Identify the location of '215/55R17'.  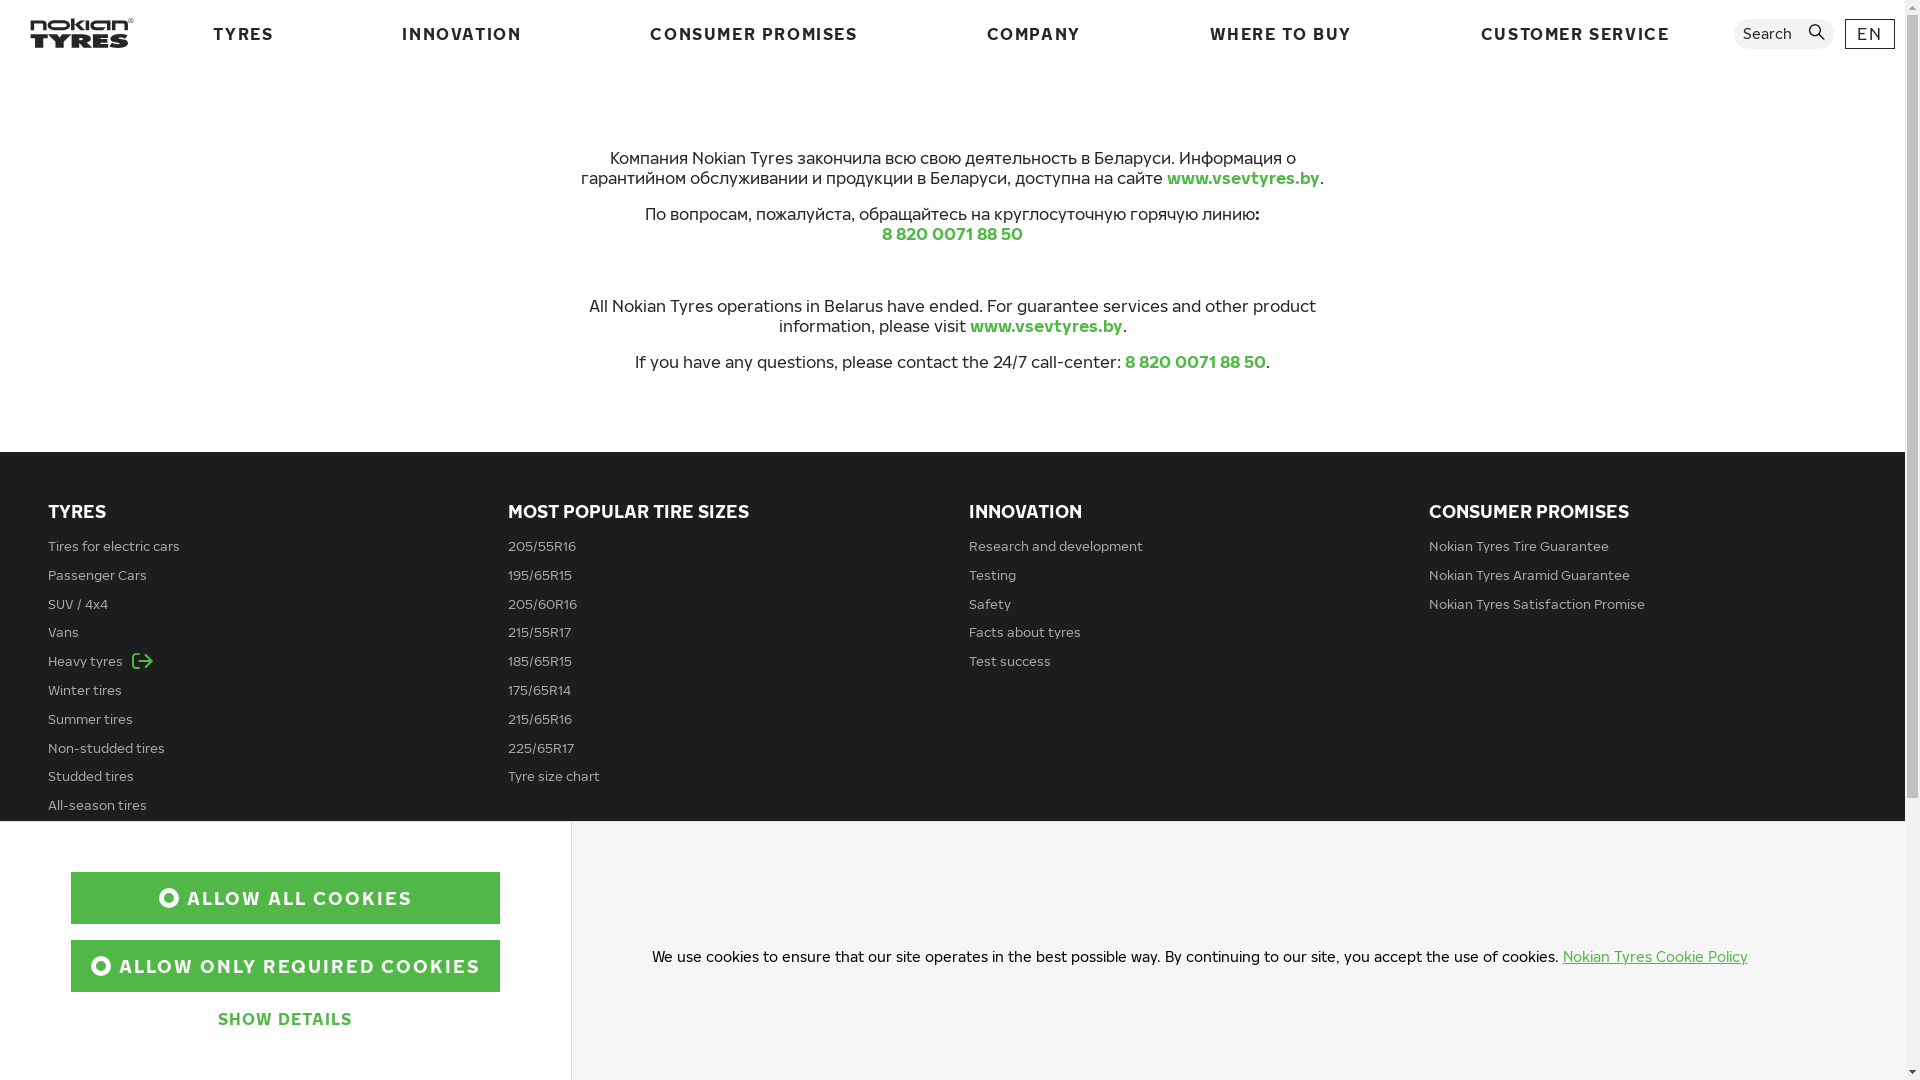
(539, 632).